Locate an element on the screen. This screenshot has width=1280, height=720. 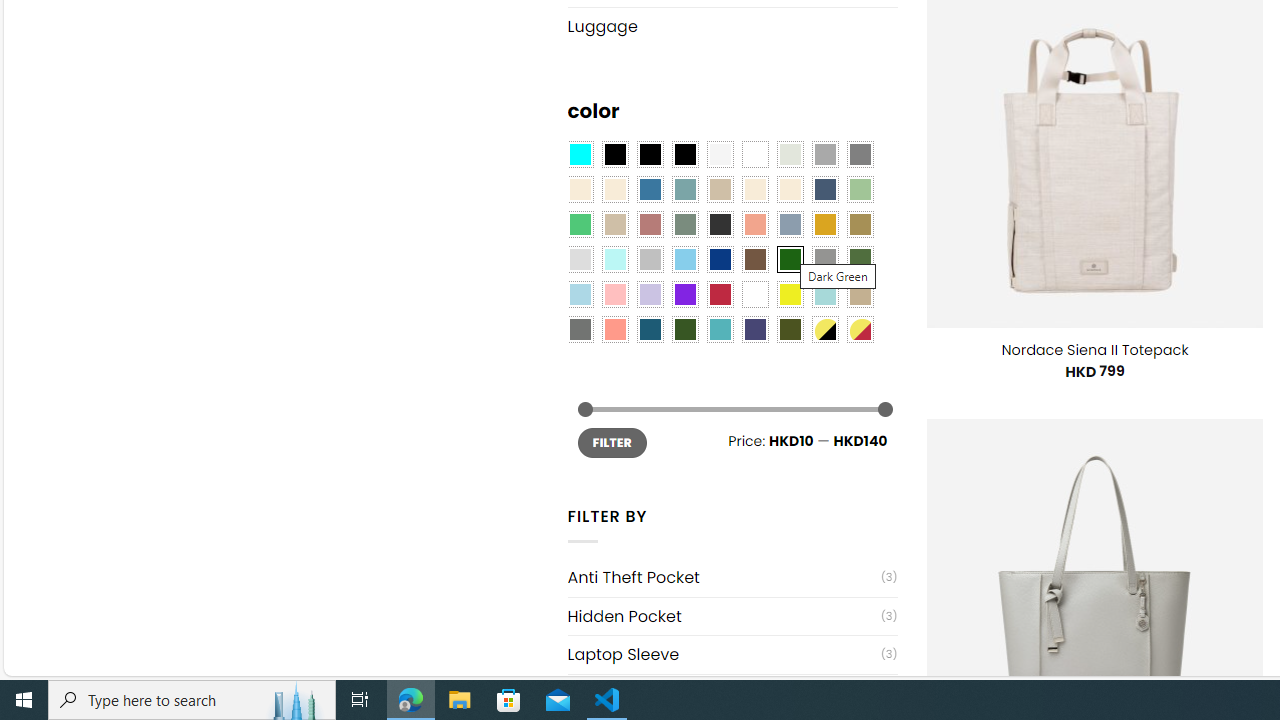
'Coral' is located at coordinates (754, 225).